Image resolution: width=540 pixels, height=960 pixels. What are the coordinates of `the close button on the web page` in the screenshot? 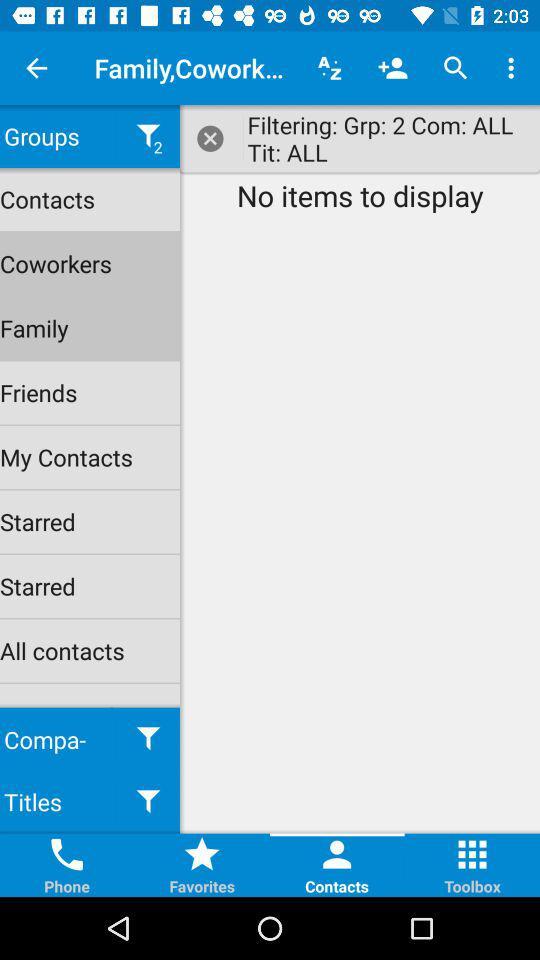 It's located at (210, 138).